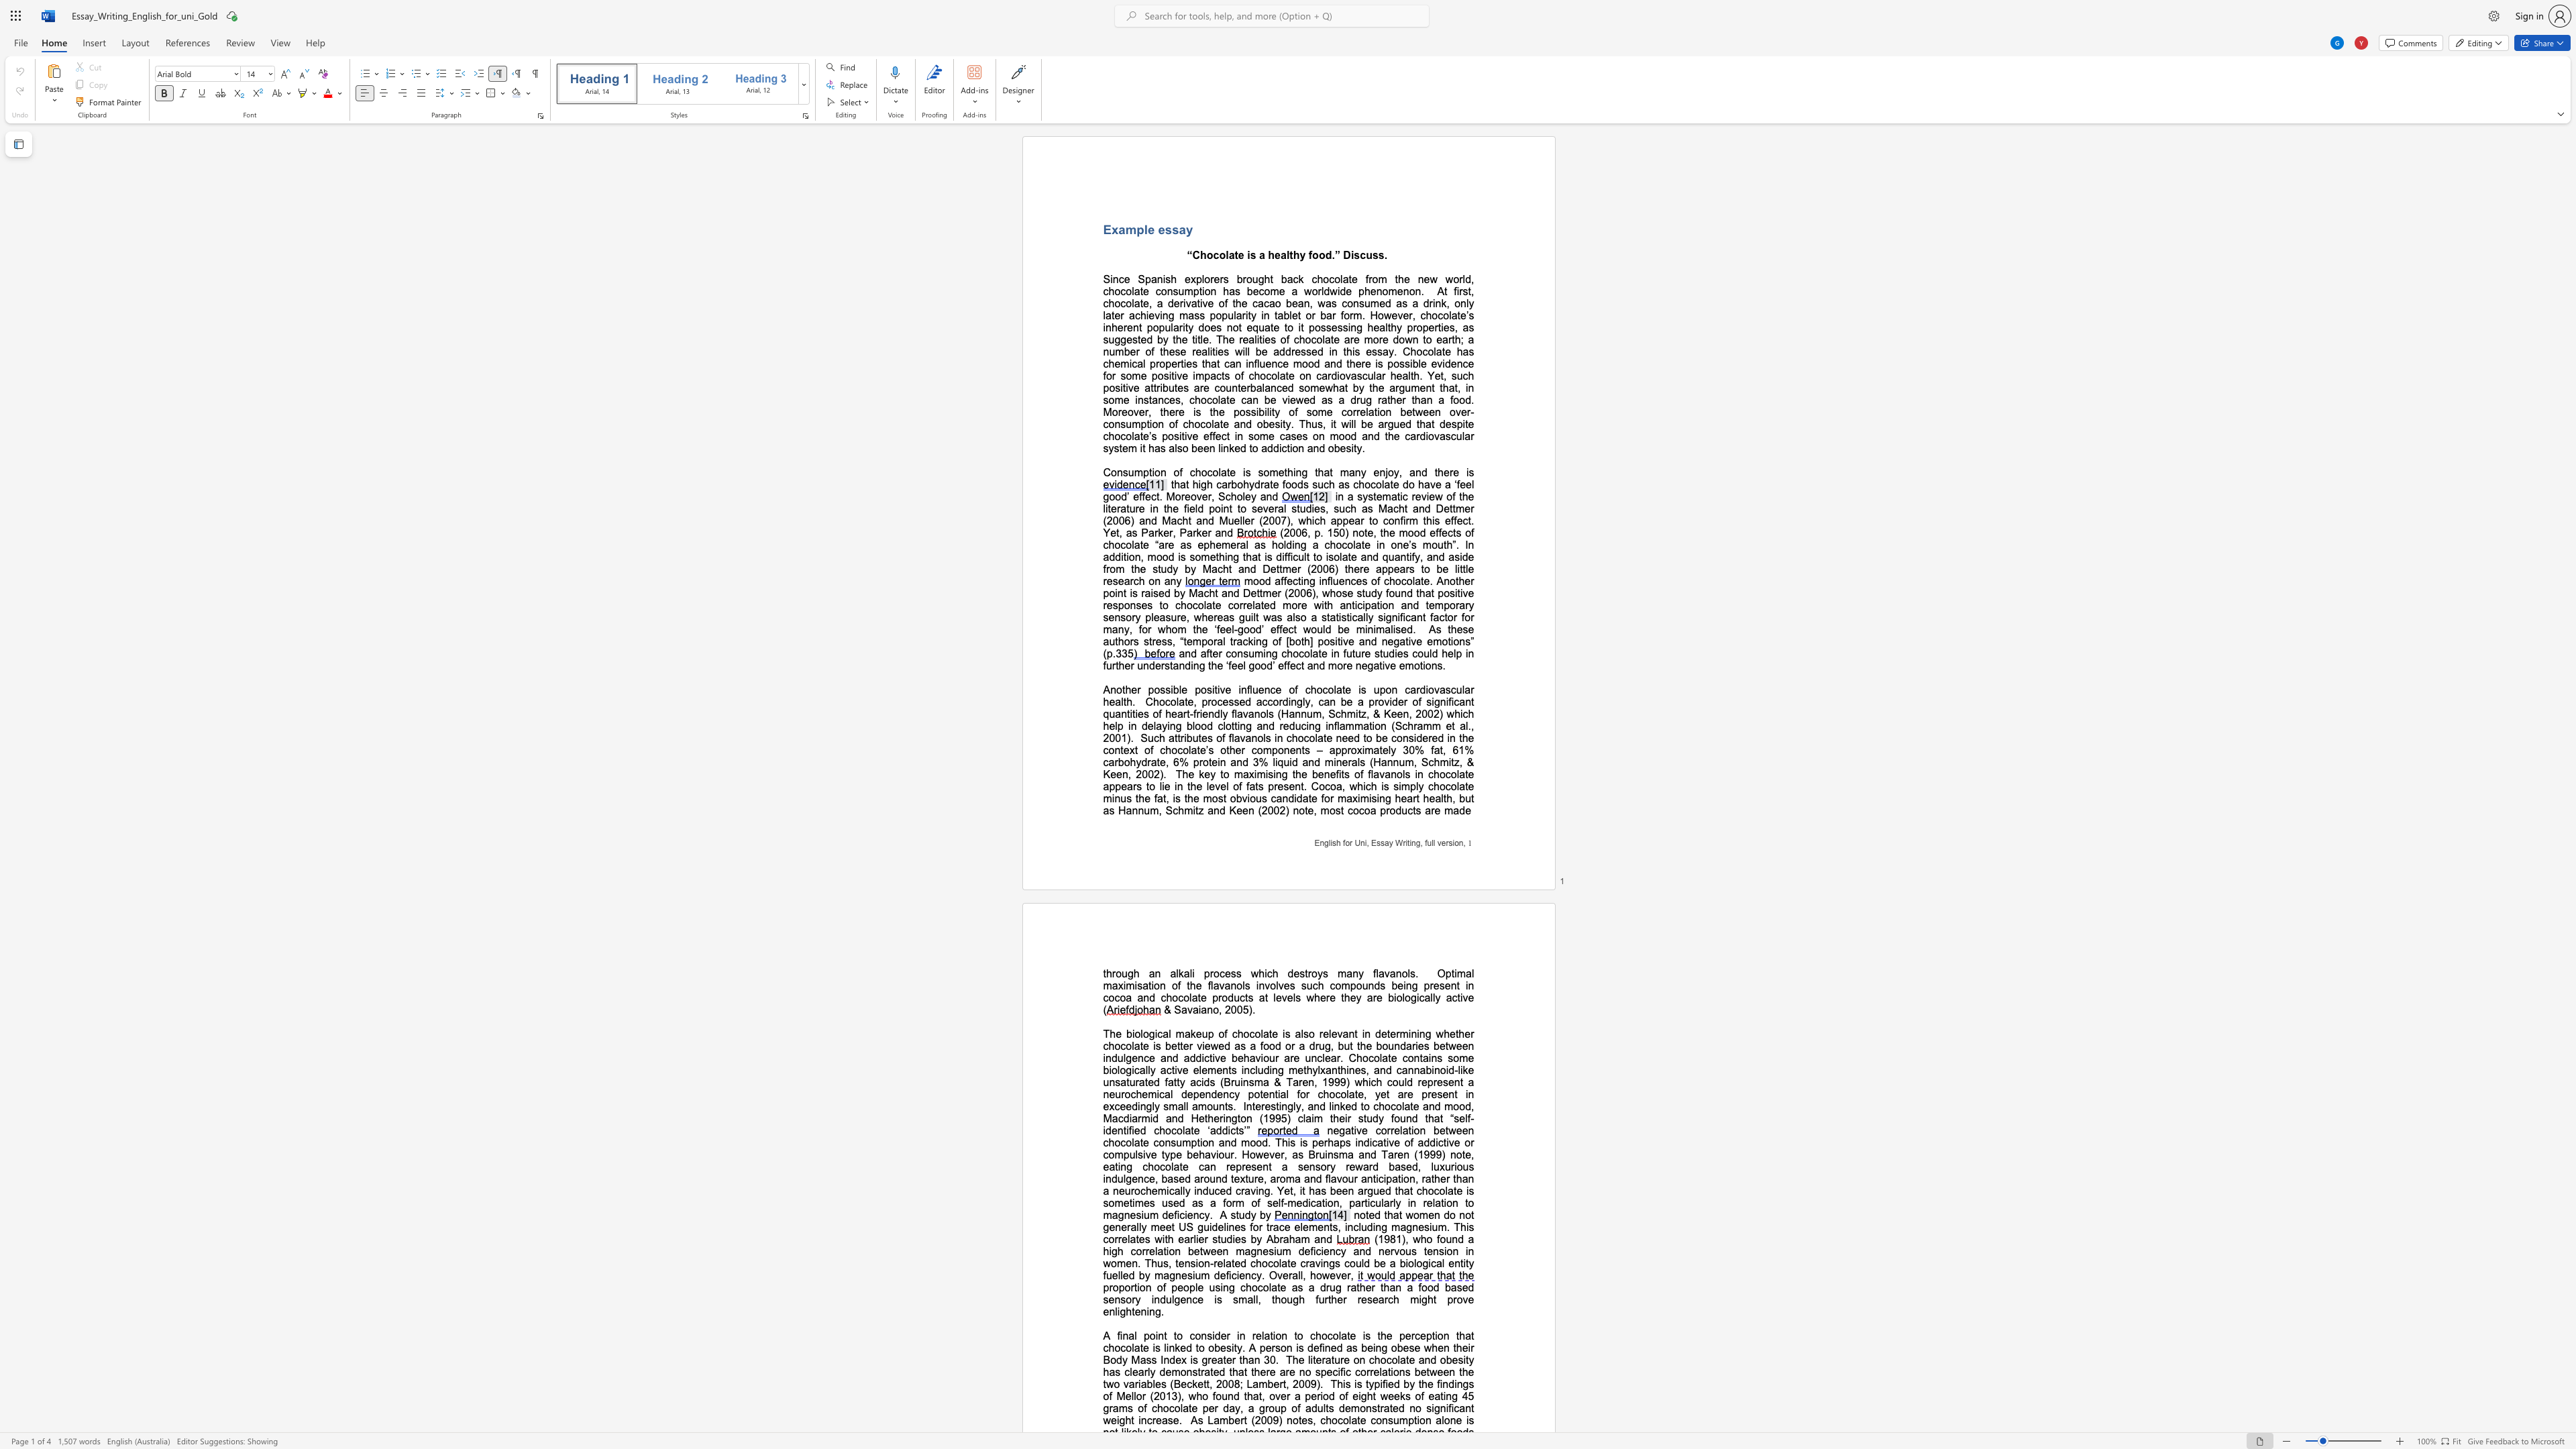  What do you see at coordinates (1349, 1407) in the screenshot?
I see `the subset text "monstr" within the text "demonstrated"` at bounding box center [1349, 1407].